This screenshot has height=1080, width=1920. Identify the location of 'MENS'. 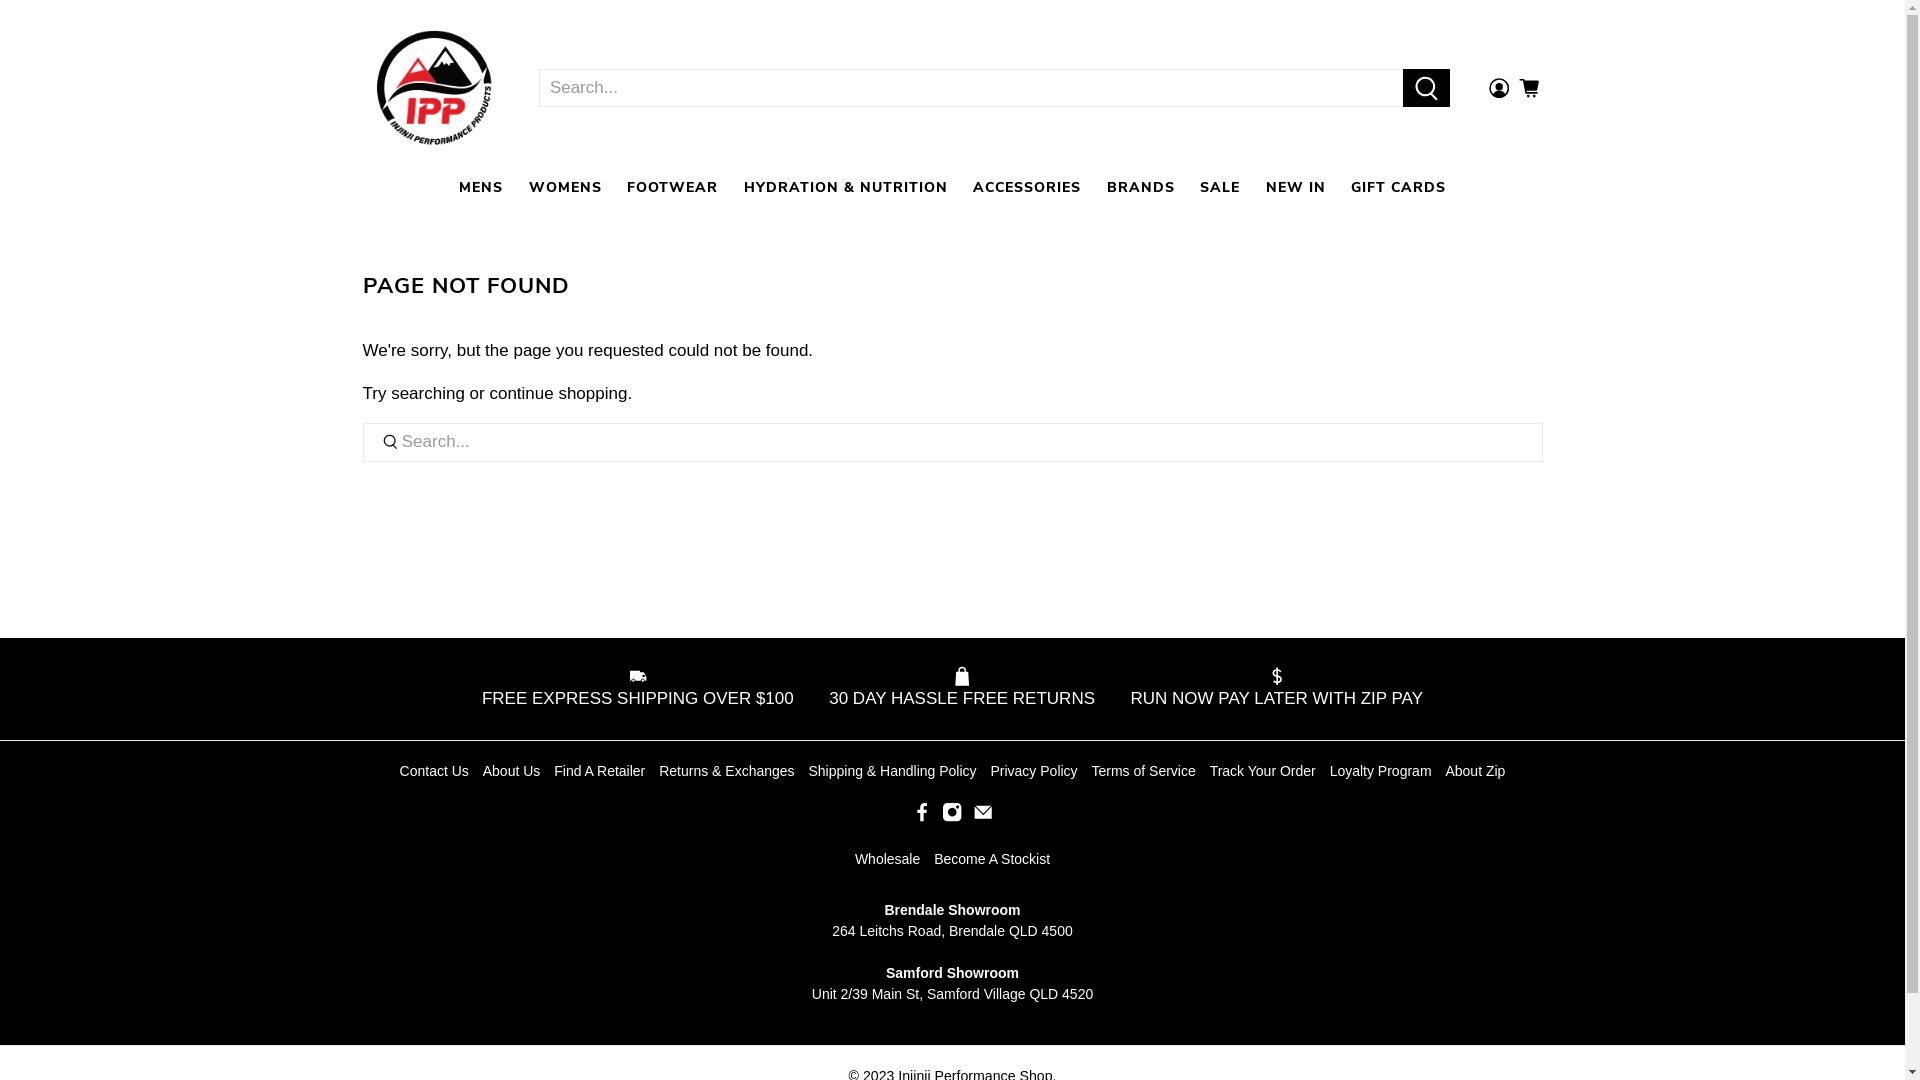
(480, 187).